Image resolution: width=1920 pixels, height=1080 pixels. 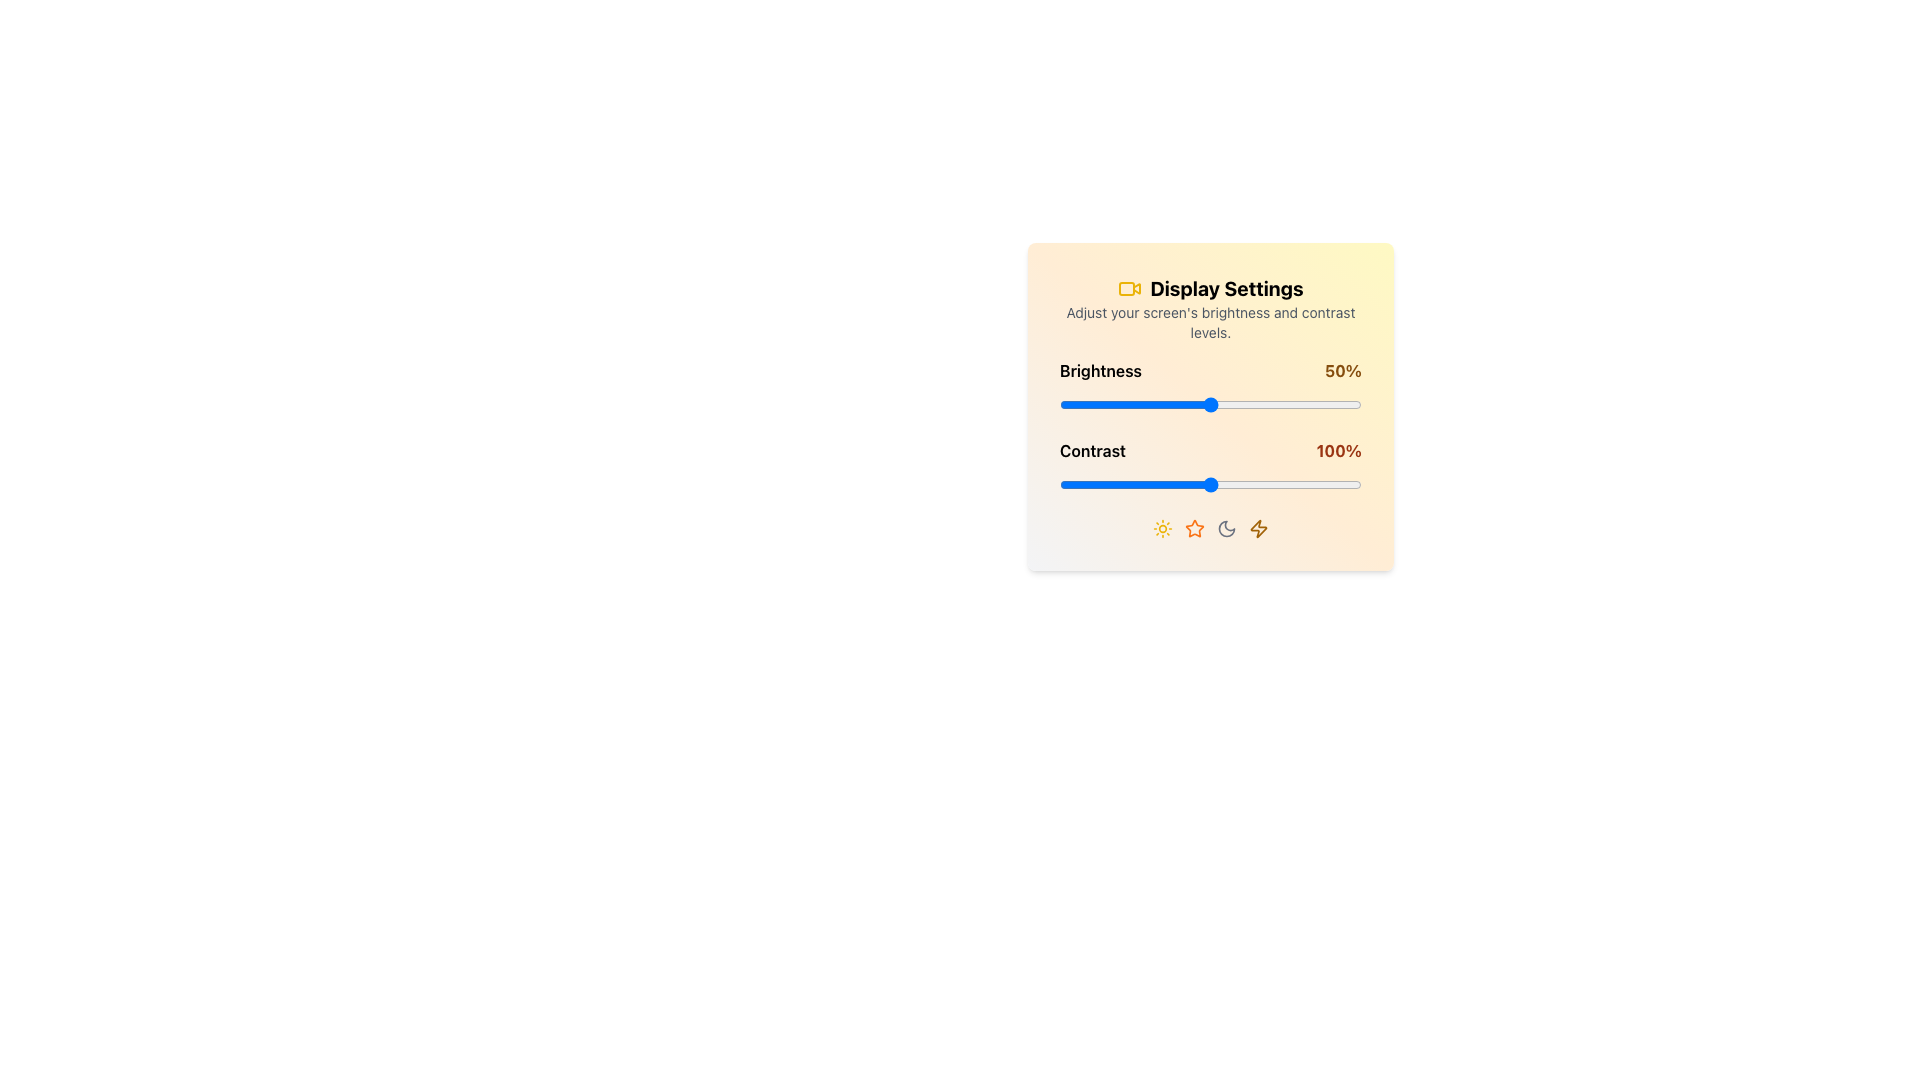 I want to click on brightness, so click(x=1310, y=405).